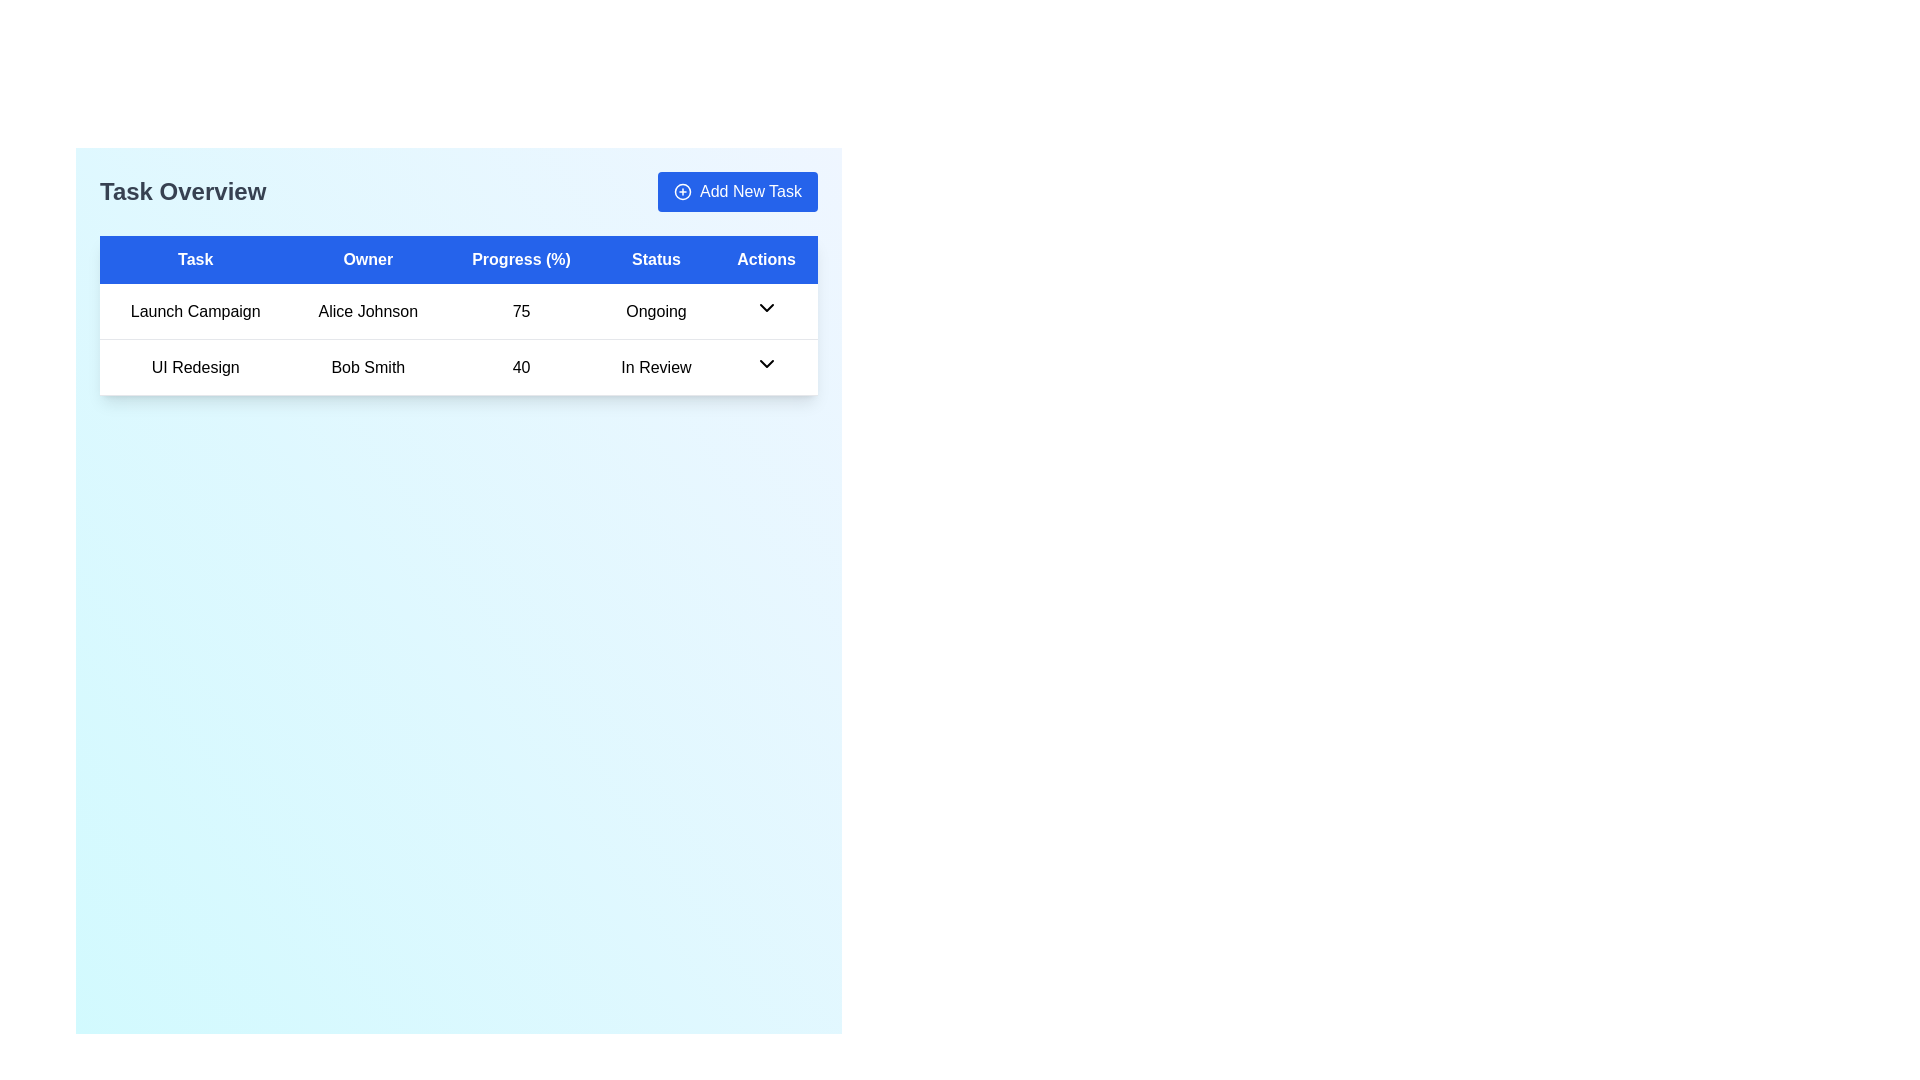 This screenshot has height=1080, width=1920. I want to click on the text label displaying 'Bob Smith' located in the second row under the 'Owner' column of the table, so click(368, 367).